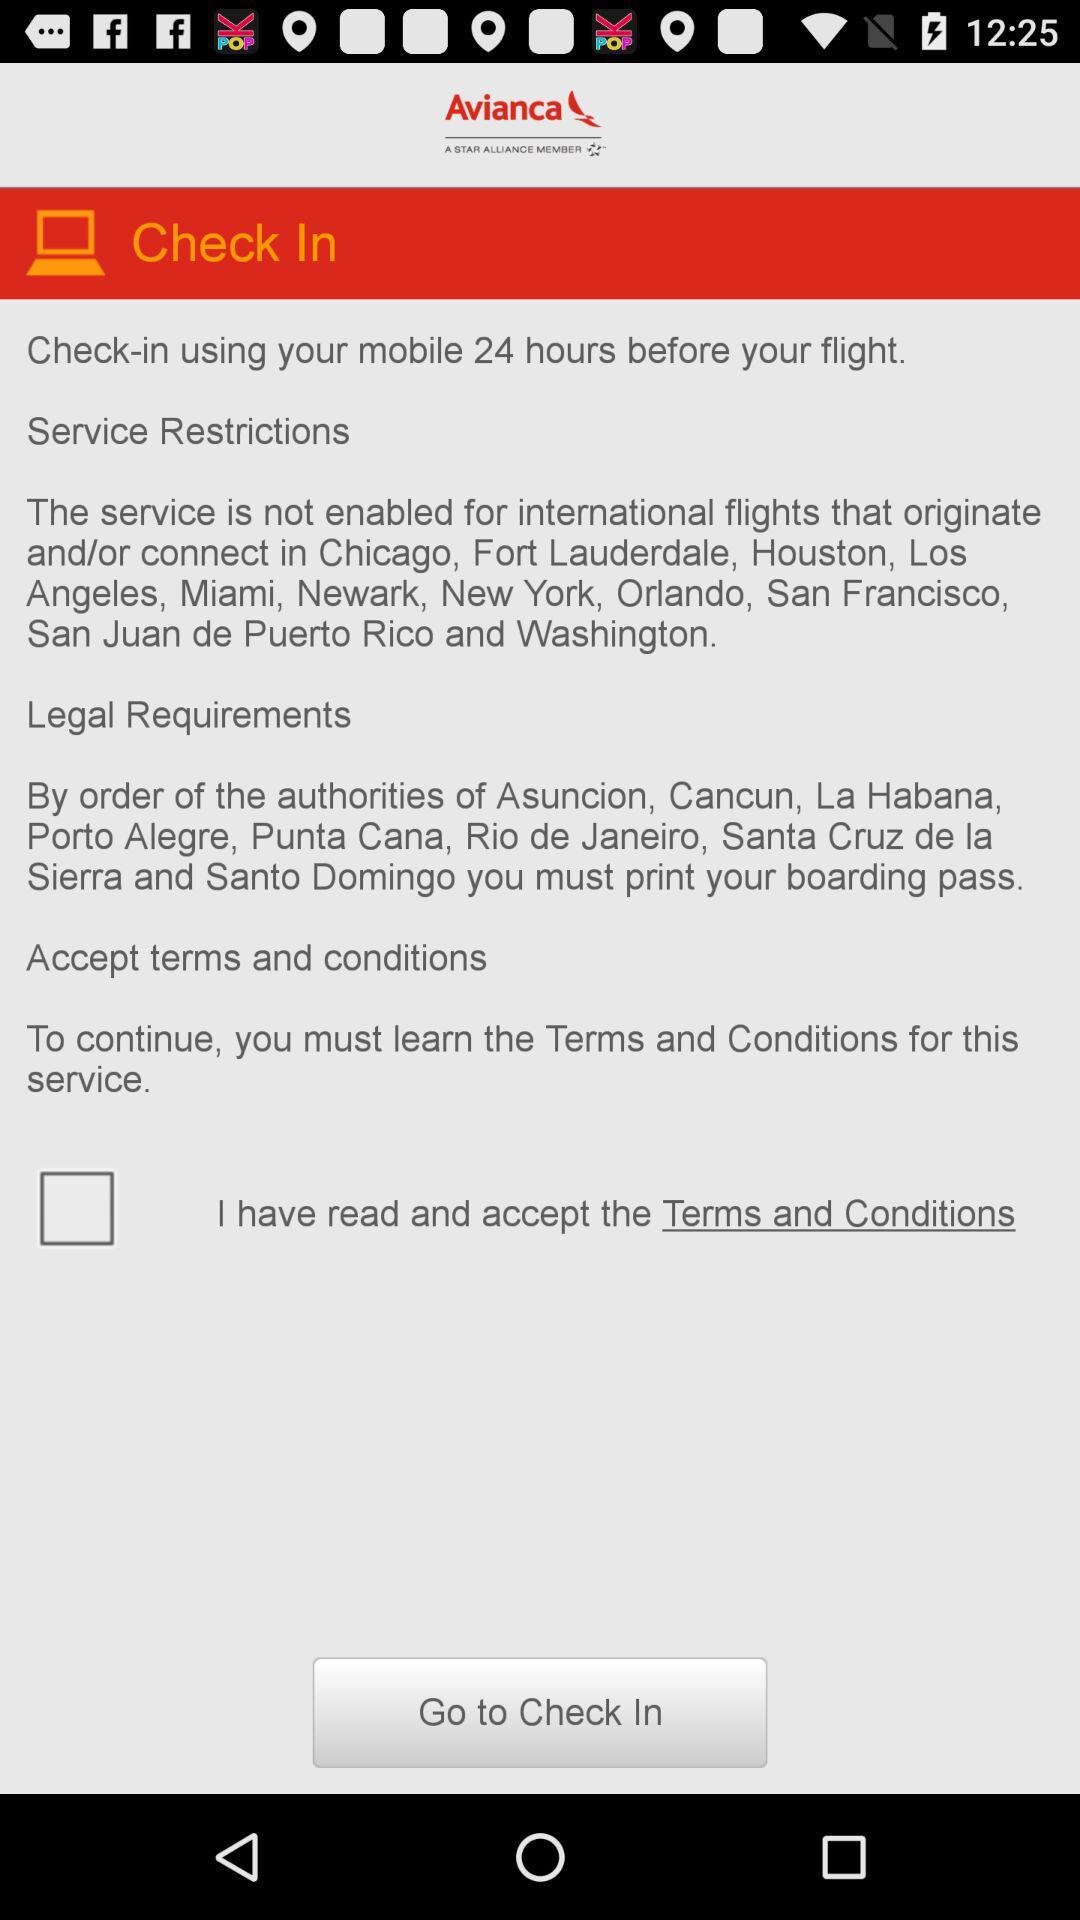 This screenshot has width=1080, height=1920. Describe the element at coordinates (540, 1711) in the screenshot. I see `go to check button` at that location.